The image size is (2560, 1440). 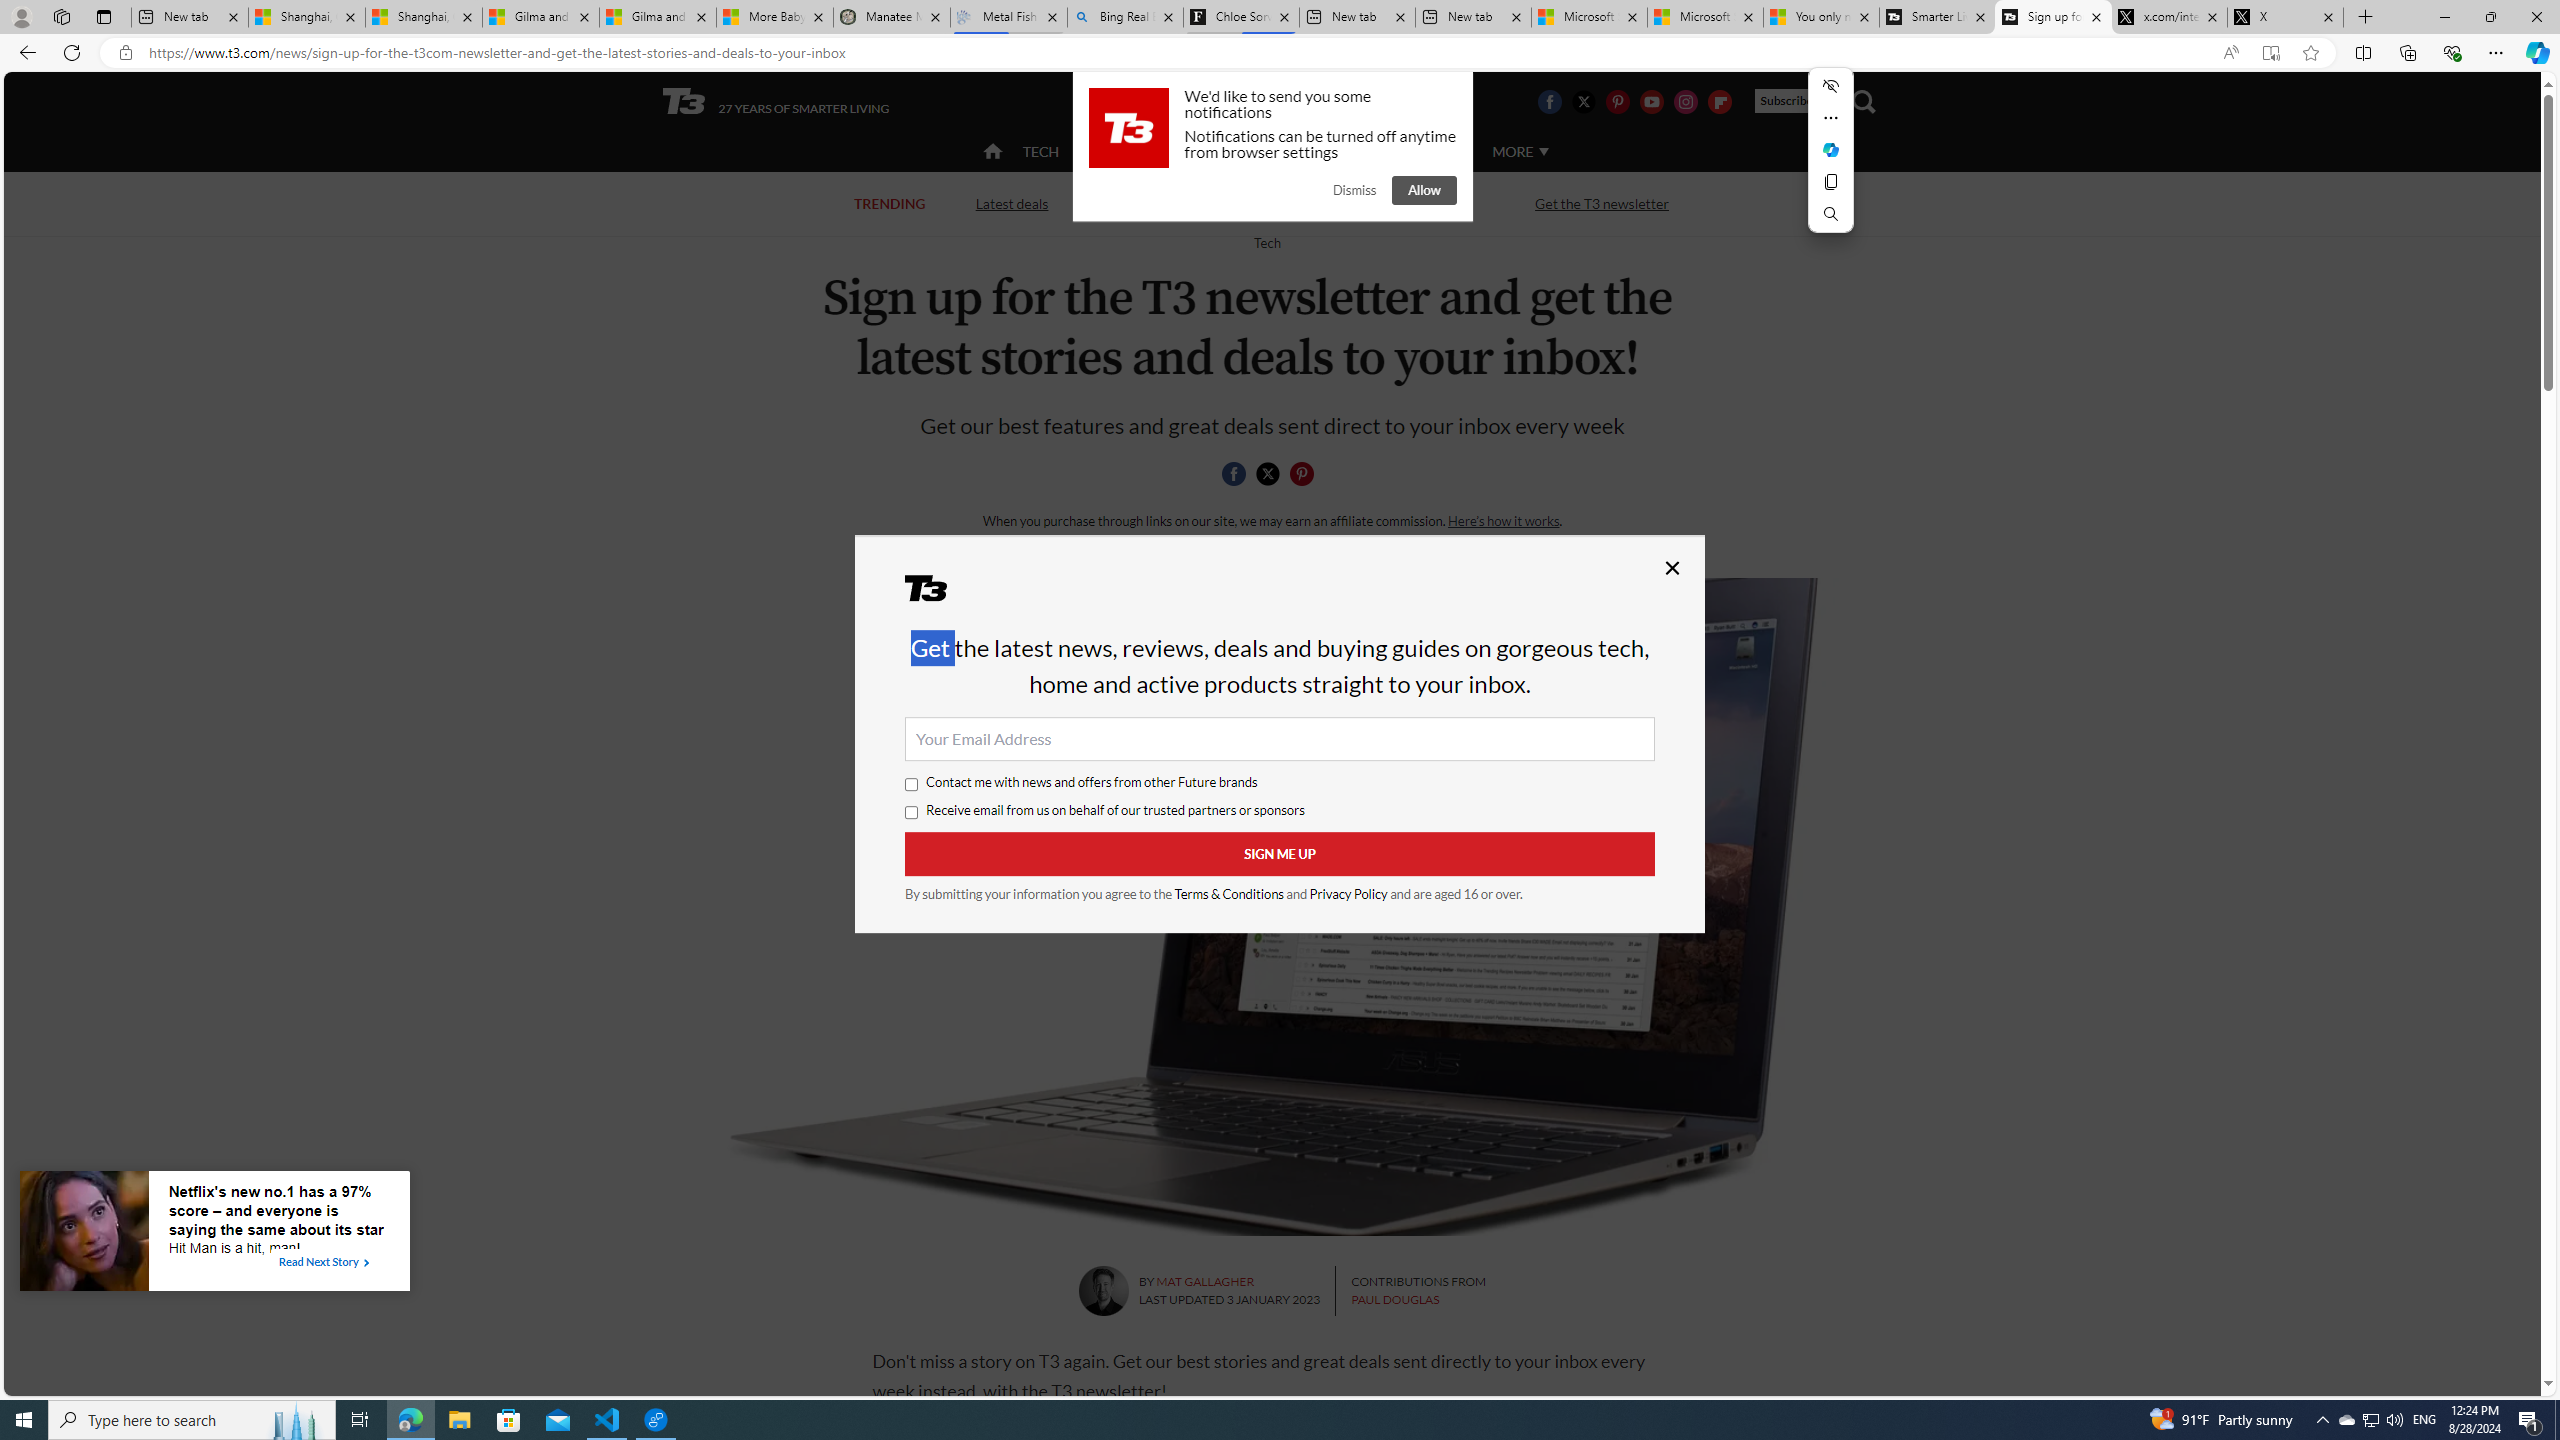 I want to click on 'Dismiss', so click(x=1353, y=189).